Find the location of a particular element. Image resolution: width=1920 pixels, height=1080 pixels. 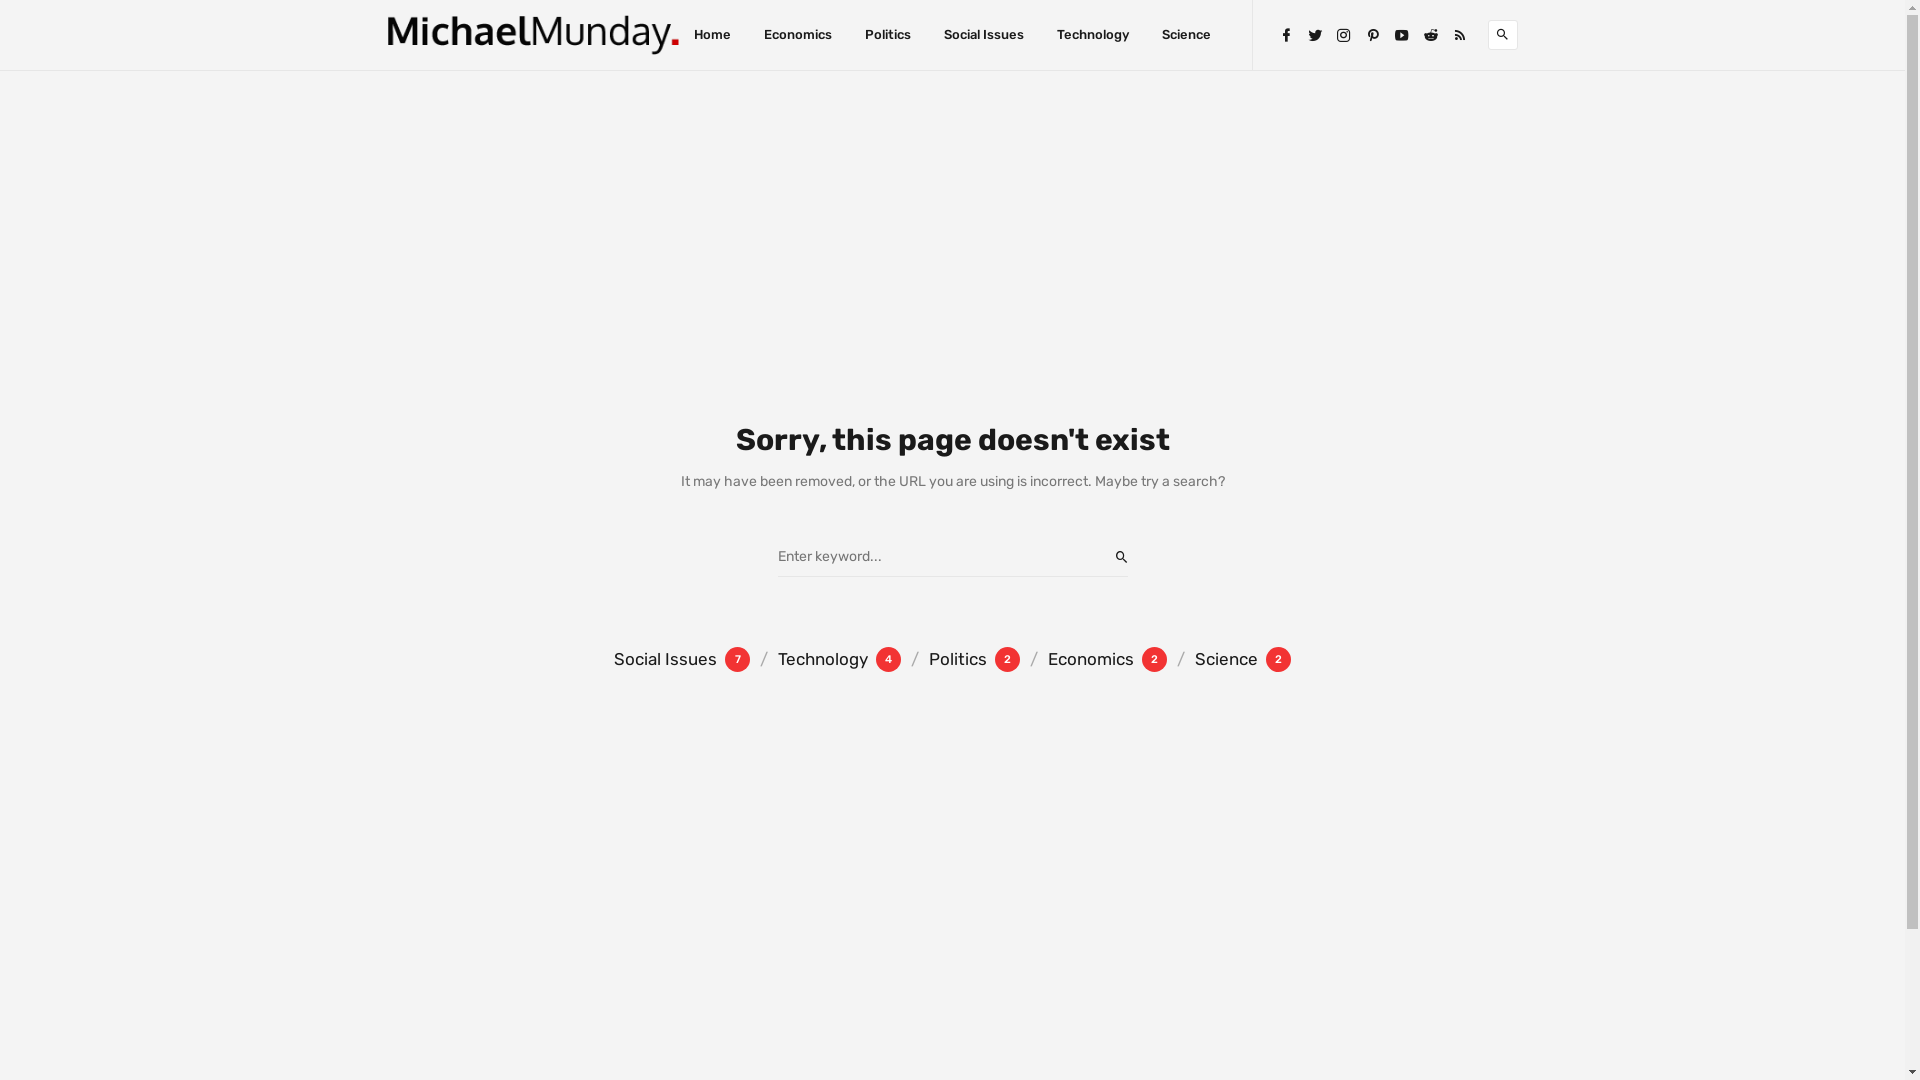

'YouTube' is located at coordinates (1400, 34).